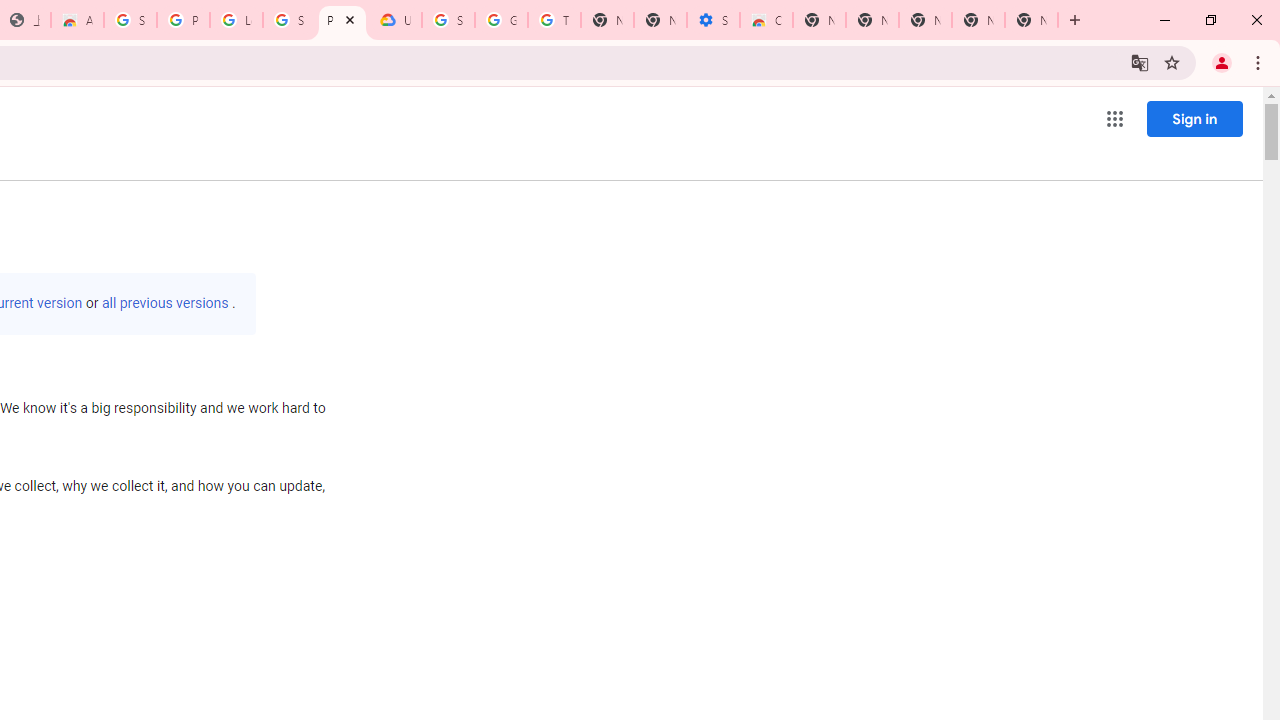 The width and height of the screenshot is (1280, 720). What do you see at coordinates (1031, 20) in the screenshot?
I see `'New Tab'` at bounding box center [1031, 20].